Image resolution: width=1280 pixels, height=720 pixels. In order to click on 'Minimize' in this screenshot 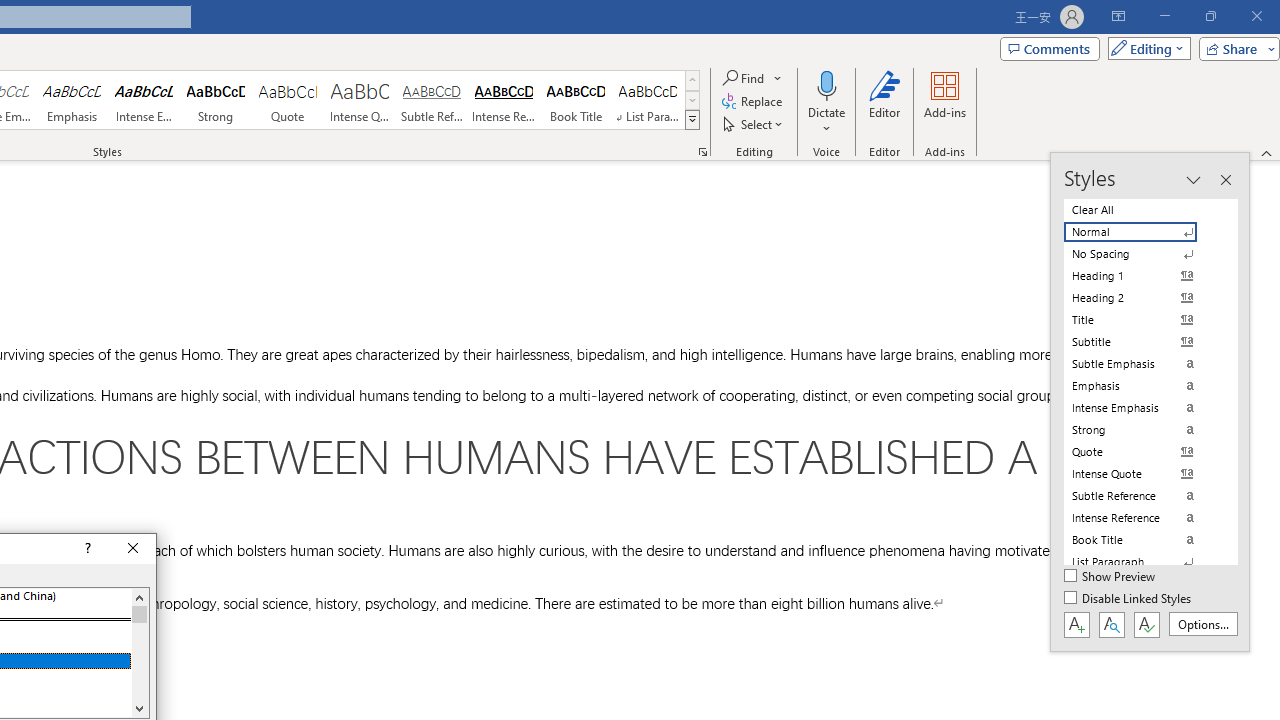, I will do `click(1164, 16)`.